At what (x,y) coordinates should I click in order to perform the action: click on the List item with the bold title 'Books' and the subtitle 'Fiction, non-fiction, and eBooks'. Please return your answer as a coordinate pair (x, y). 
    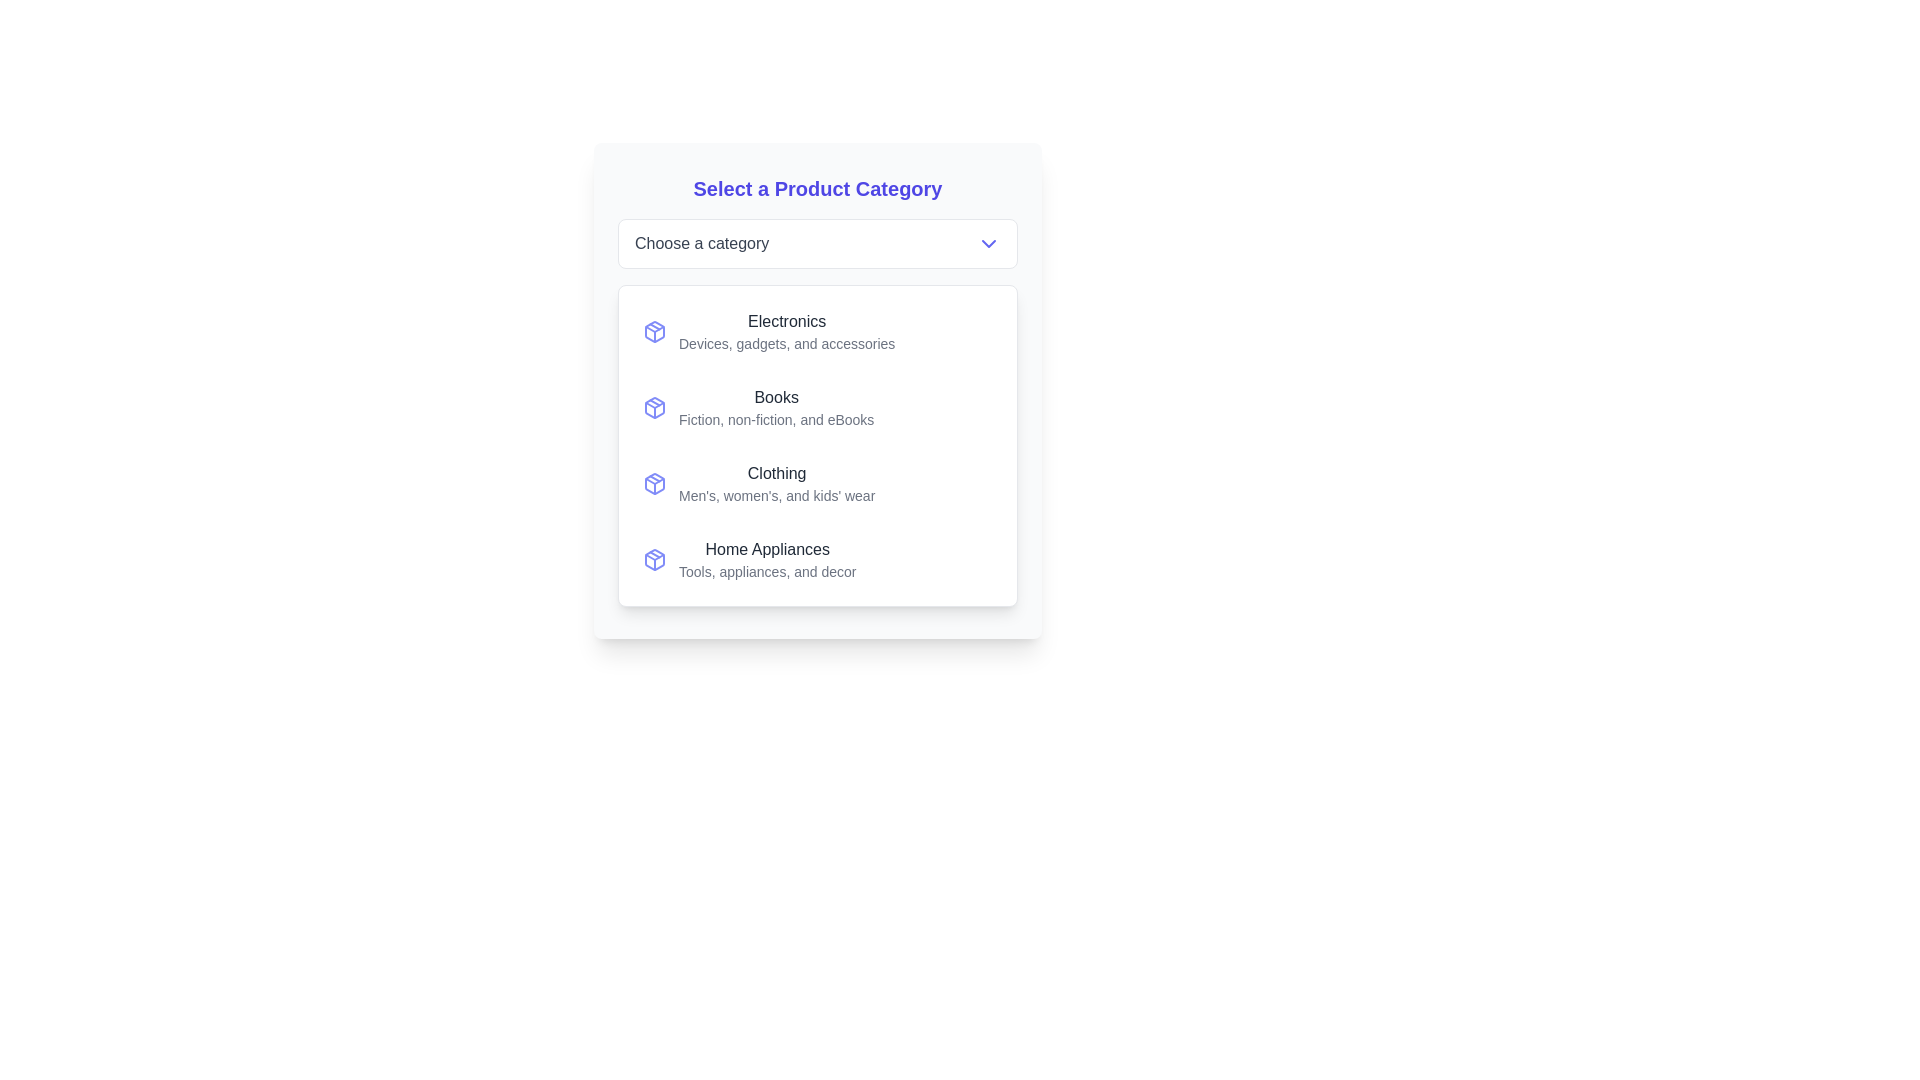
    Looking at the image, I should click on (757, 407).